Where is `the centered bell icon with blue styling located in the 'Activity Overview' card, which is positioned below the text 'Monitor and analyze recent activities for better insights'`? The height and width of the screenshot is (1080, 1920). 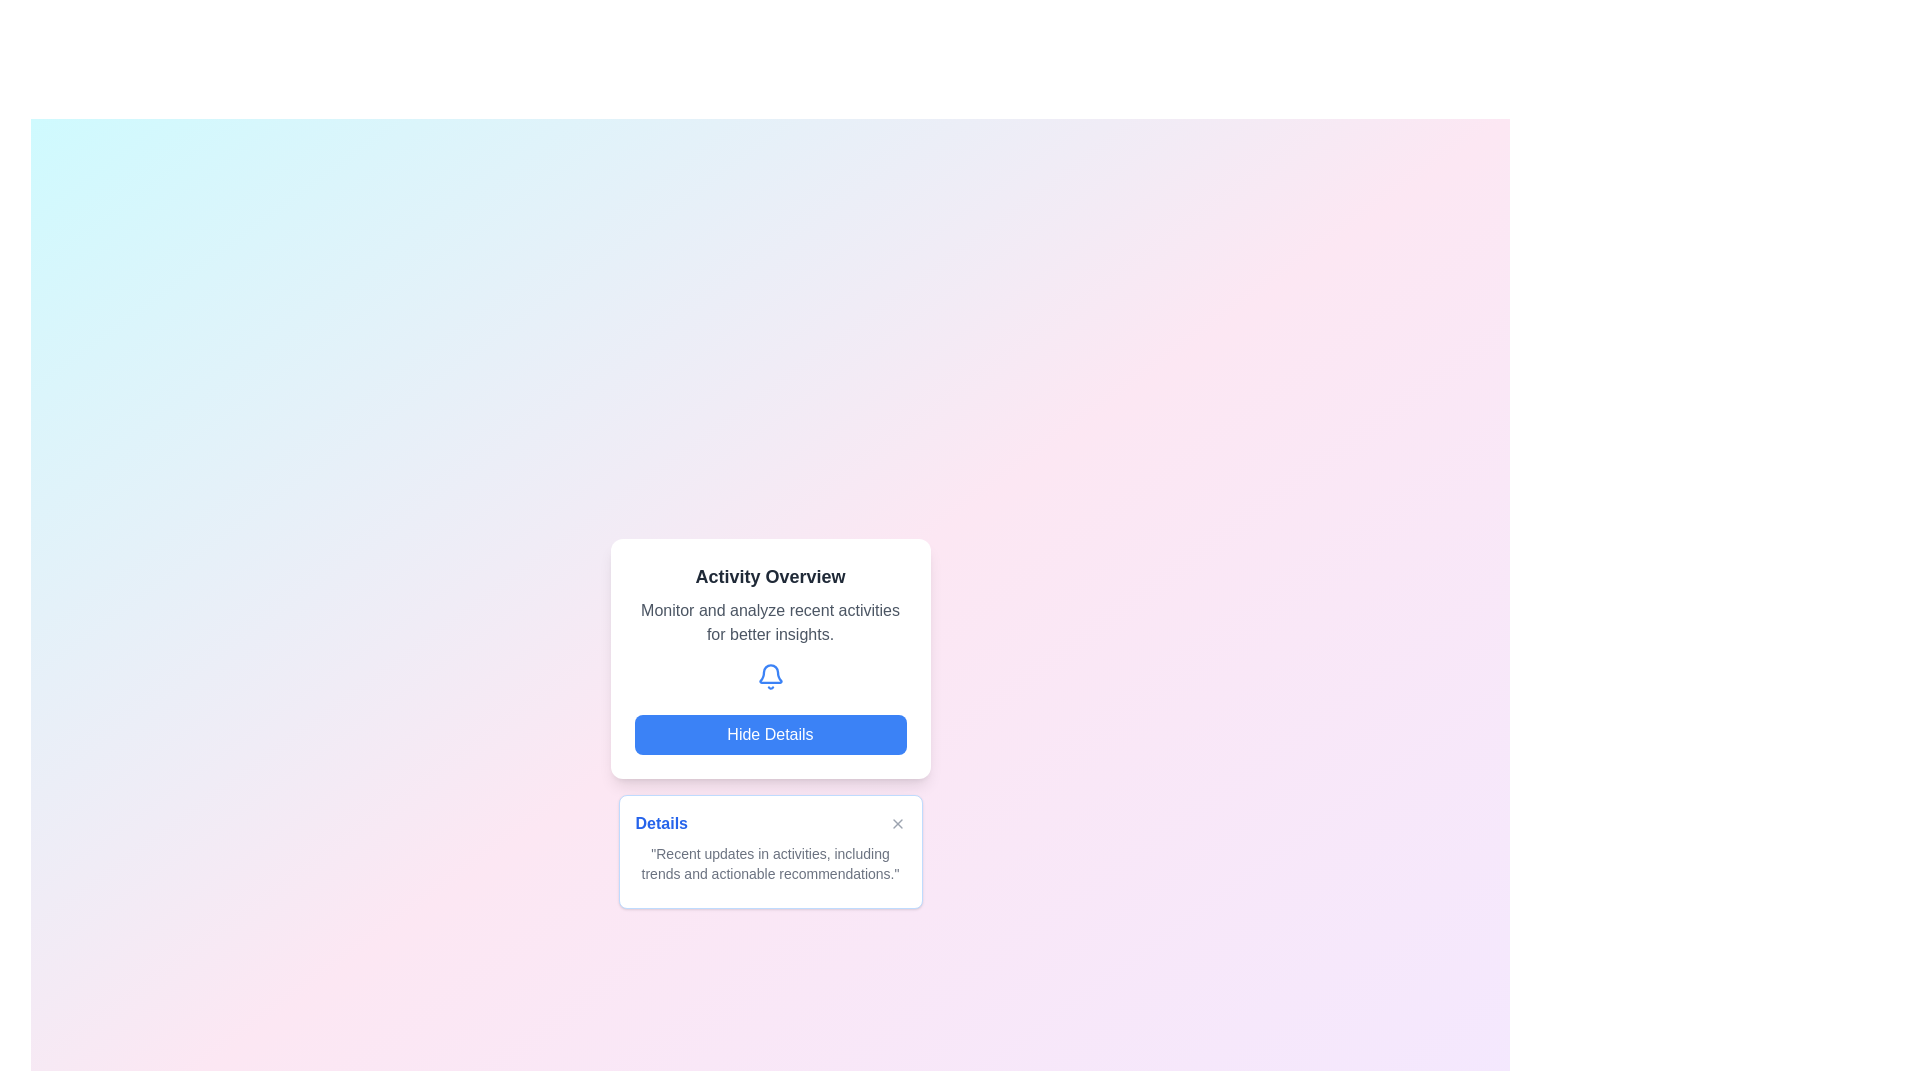 the centered bell icon with blue styling located in the 'Activity Overview' card, which is positioned below the text 'Monitor and analyze recent activities for better insights' is located at coordinates (769, 676).